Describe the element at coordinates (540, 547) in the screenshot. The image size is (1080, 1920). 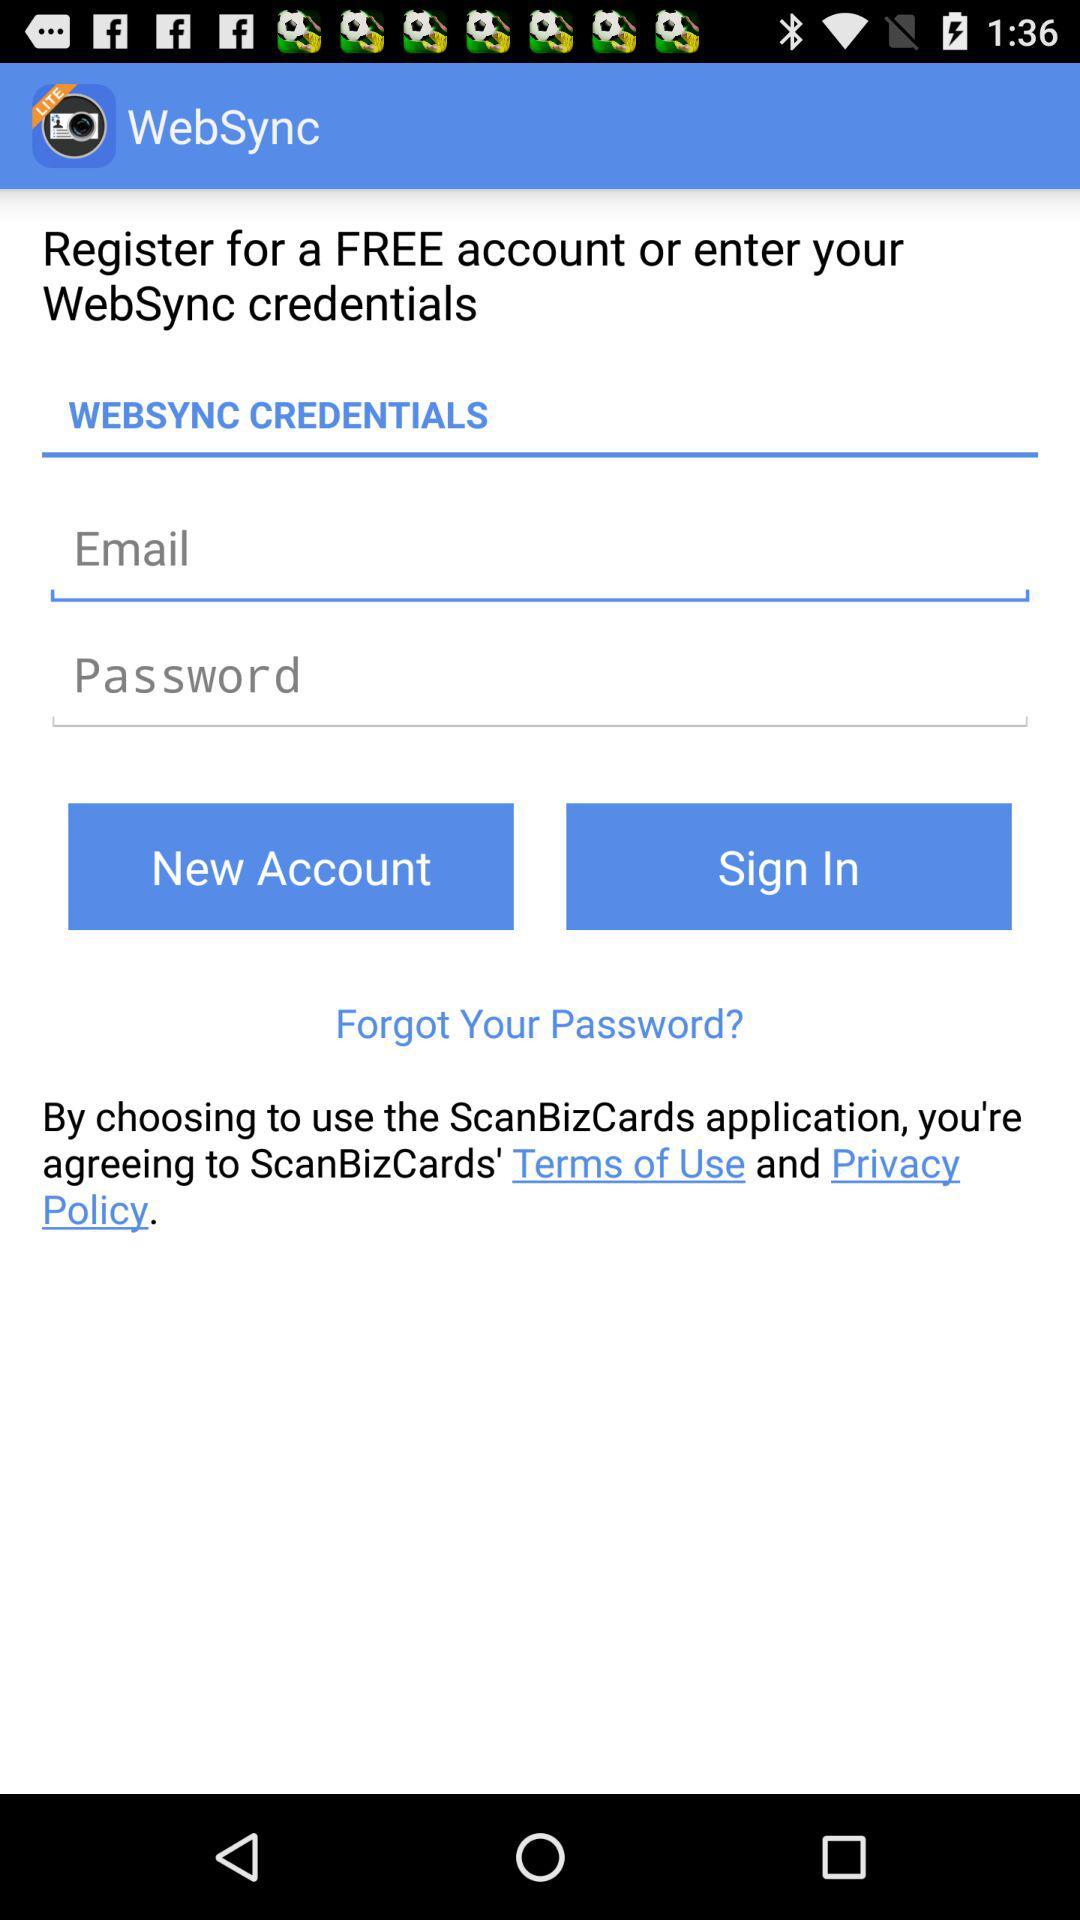
I see `email` at that location.